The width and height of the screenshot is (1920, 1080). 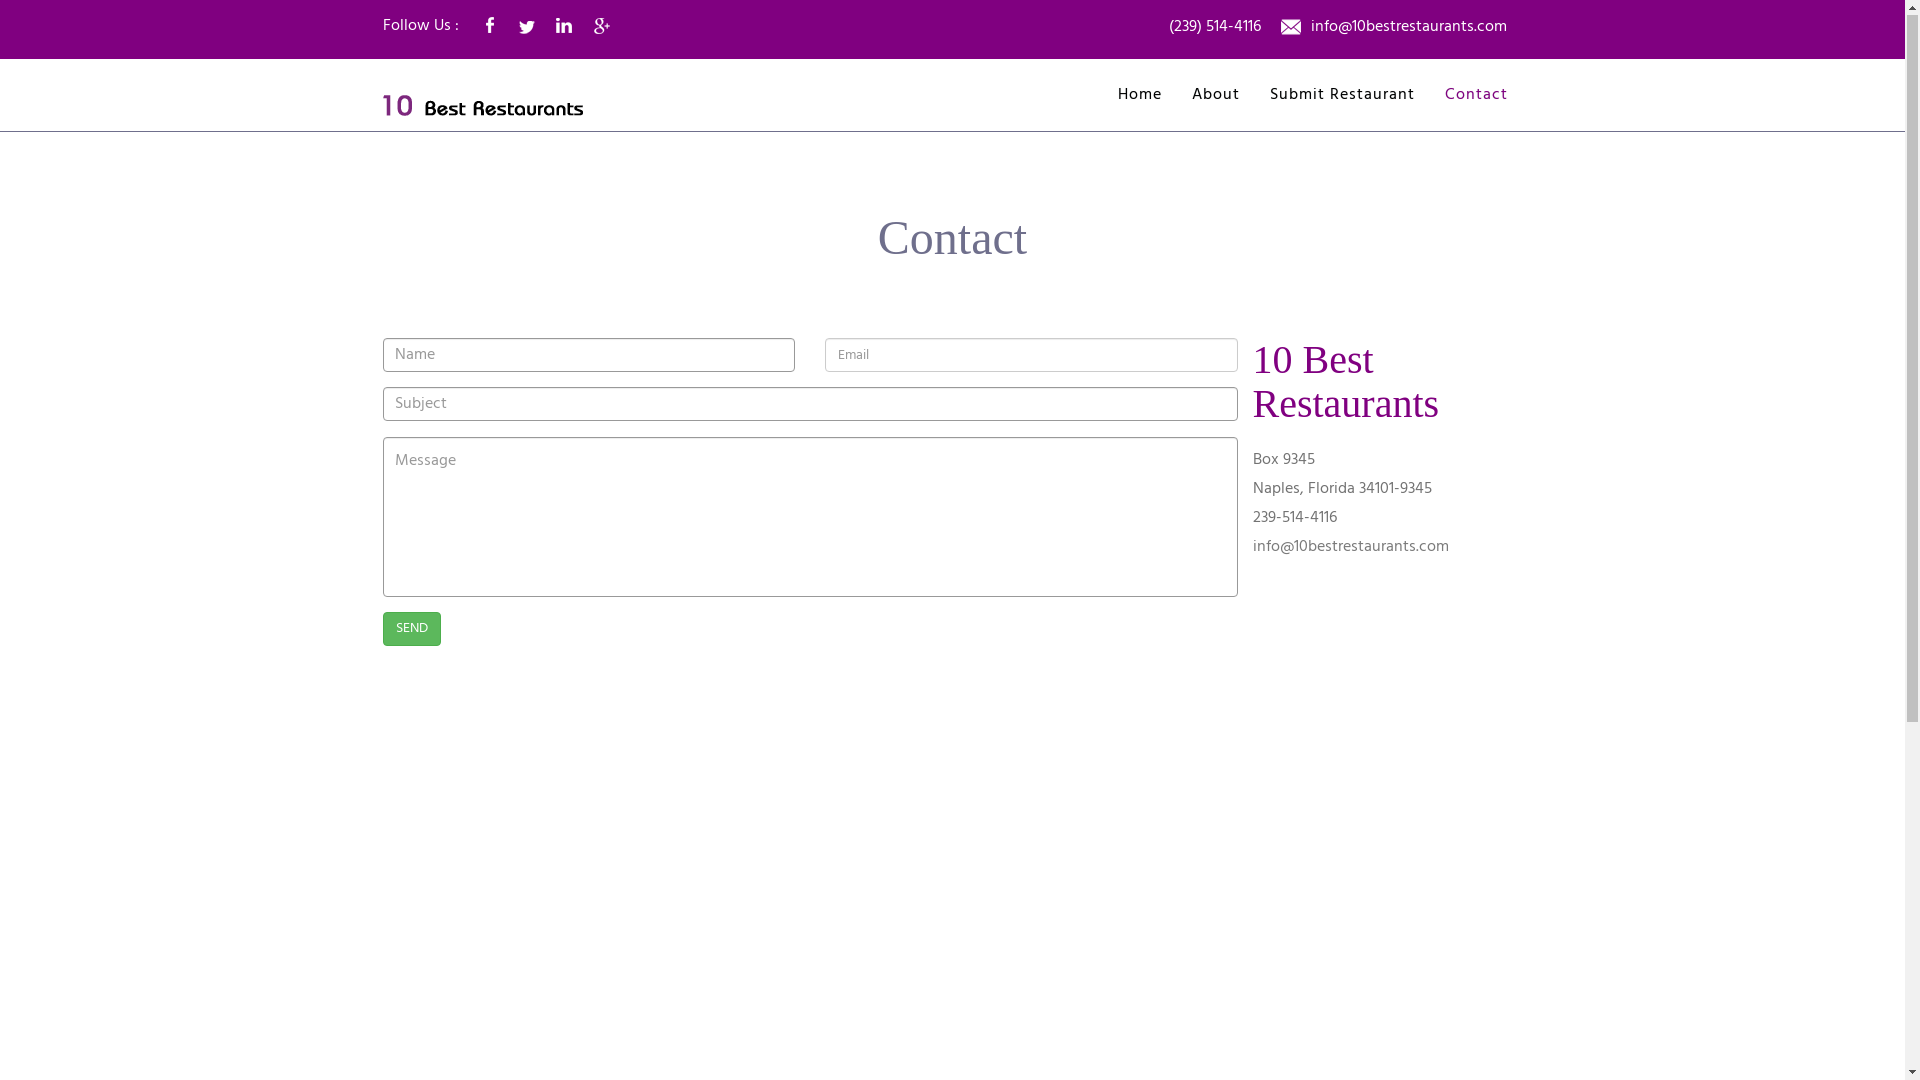 I want to click on 'About', so click(x=1214, y=96).